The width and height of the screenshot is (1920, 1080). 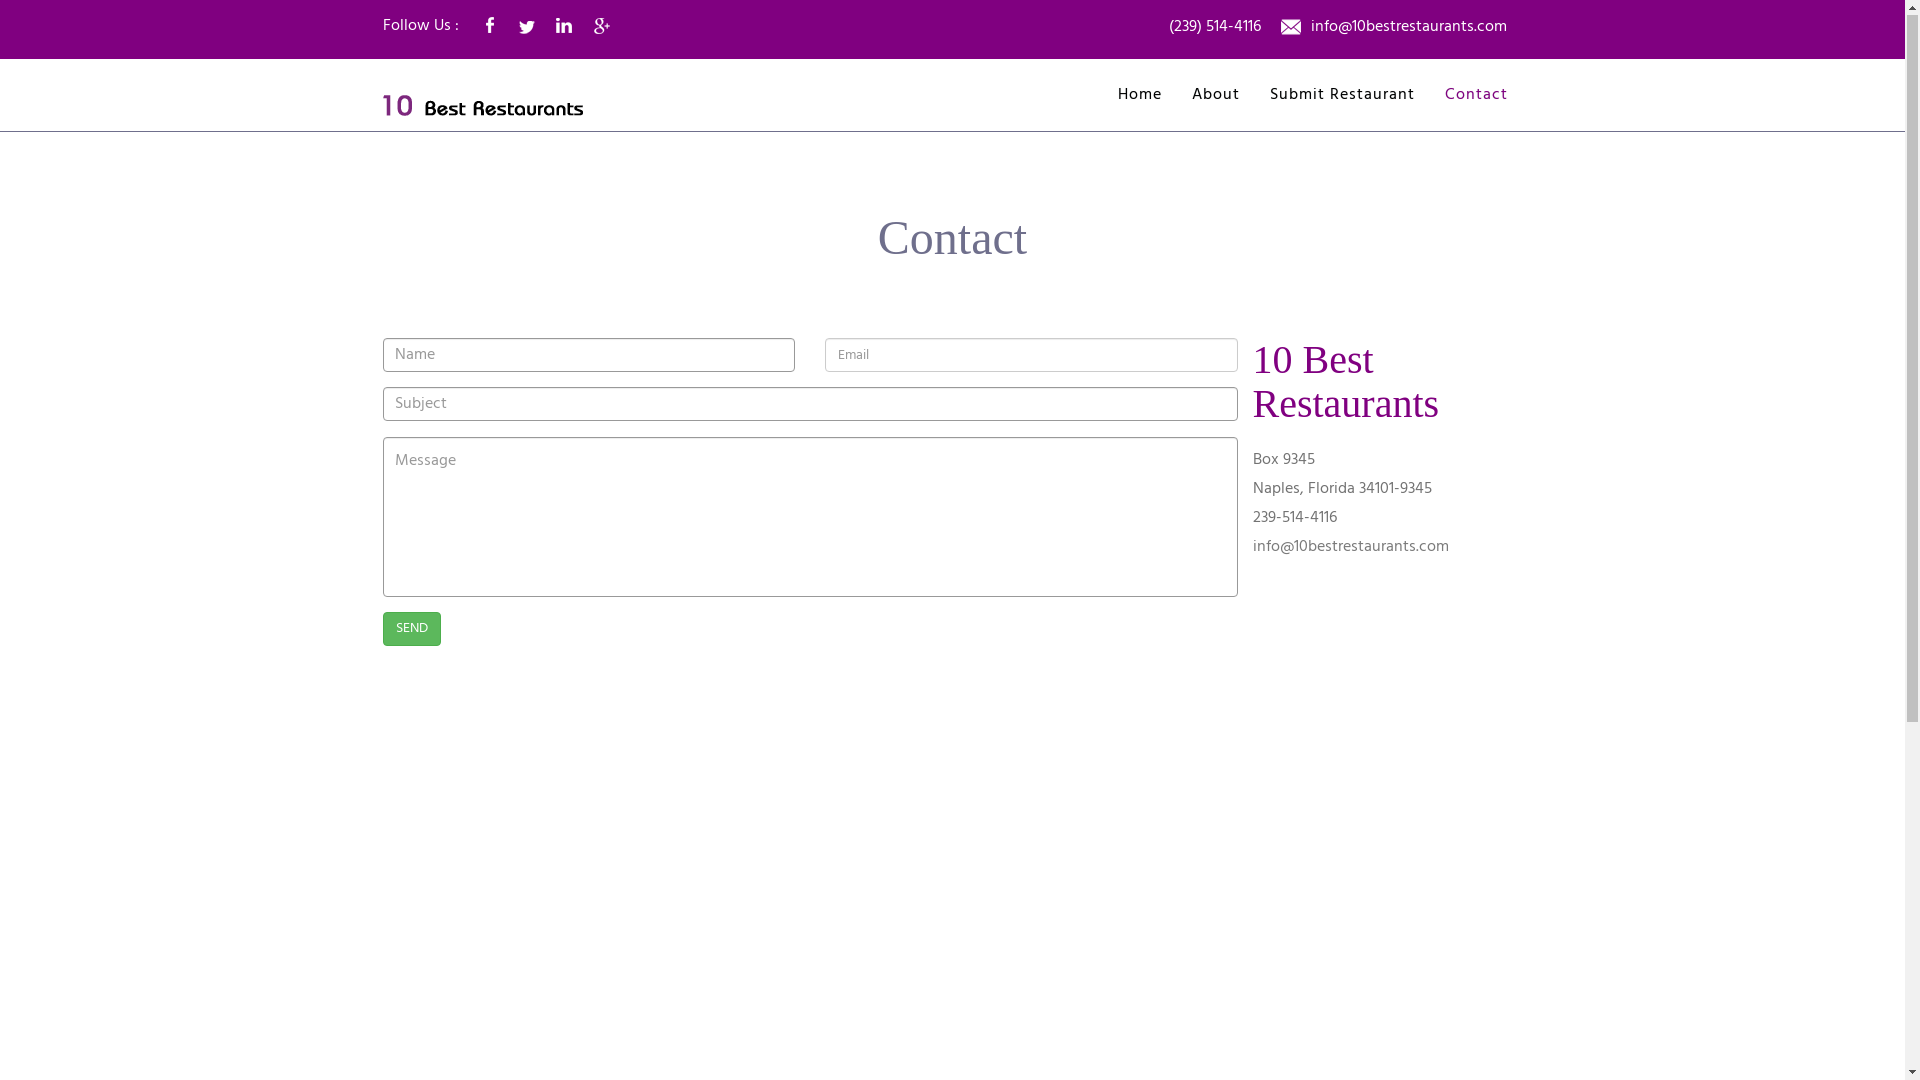 I want to click on 'About', so click(x=1214, y=96).